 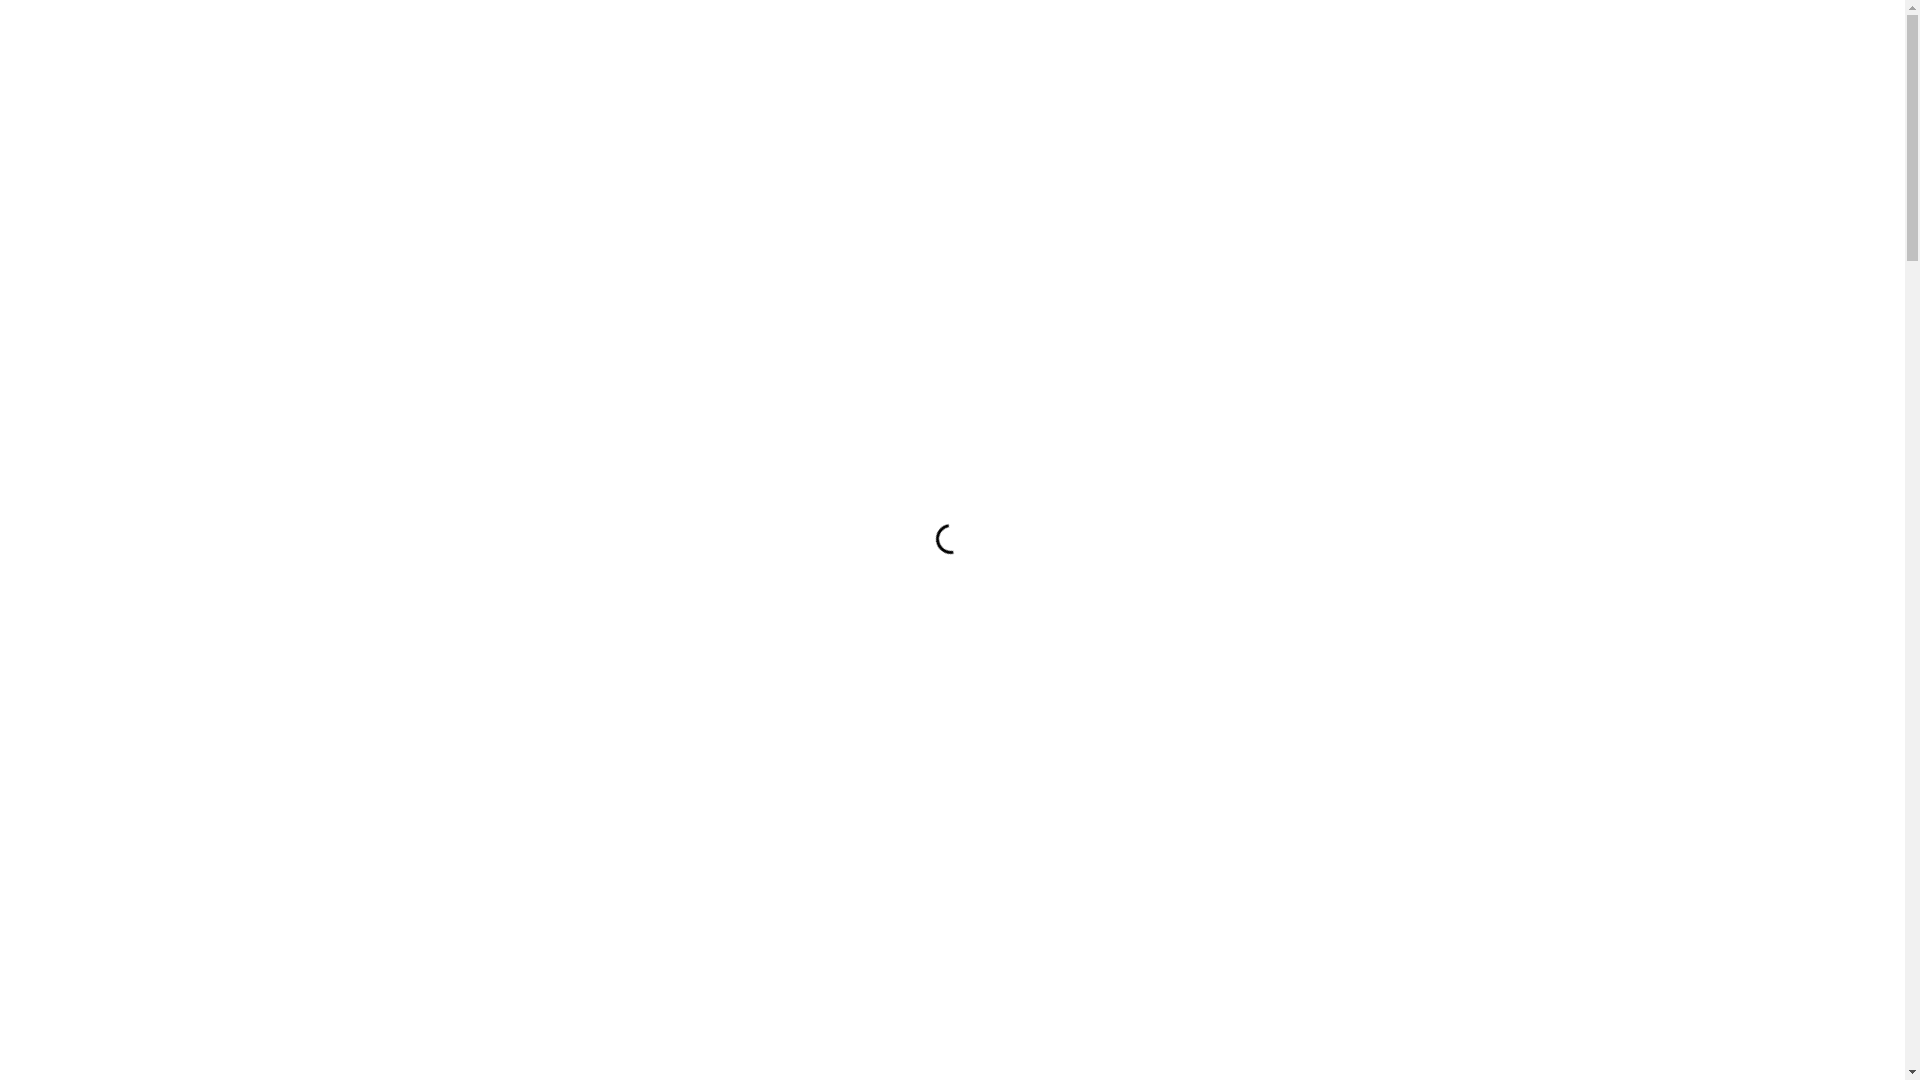 I want to click on 'Kontakt', so click(x=24, y=138).